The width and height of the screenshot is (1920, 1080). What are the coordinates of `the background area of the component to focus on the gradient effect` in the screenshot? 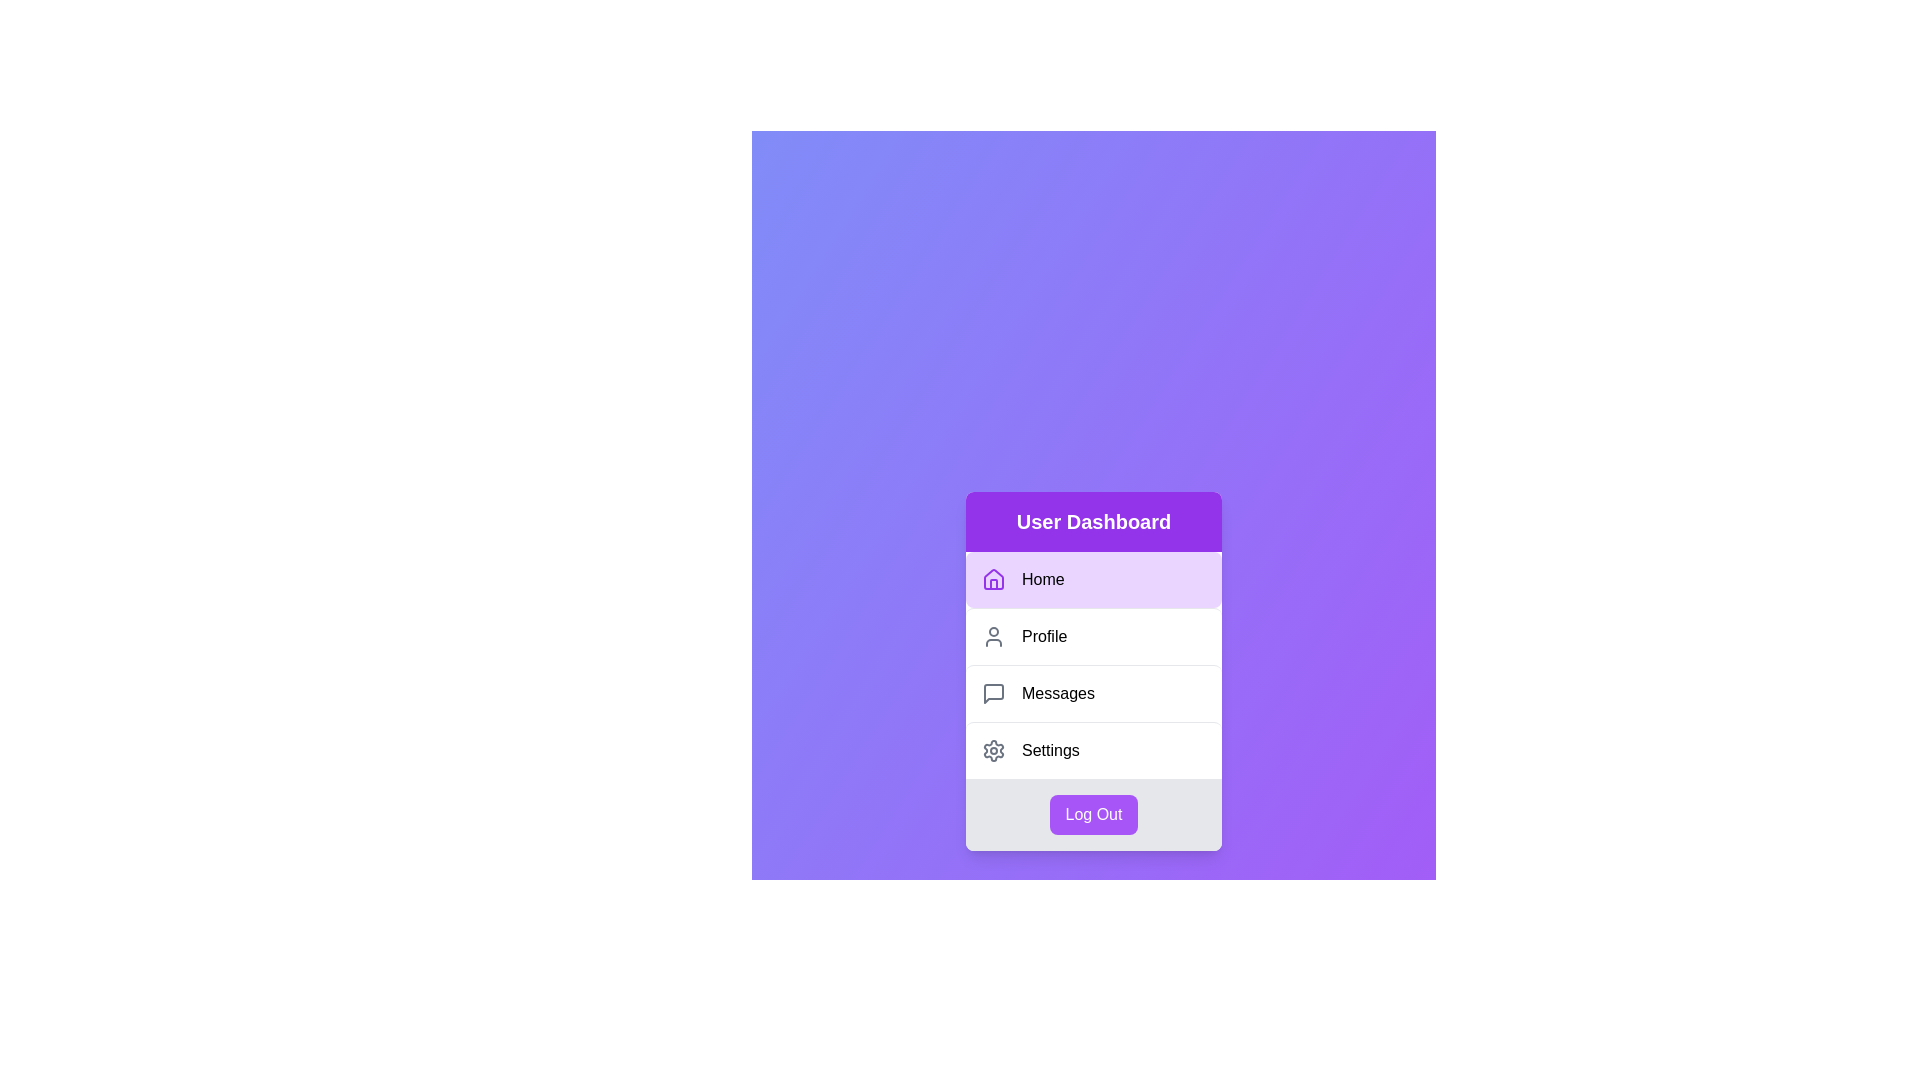 It's located at (800, 400).